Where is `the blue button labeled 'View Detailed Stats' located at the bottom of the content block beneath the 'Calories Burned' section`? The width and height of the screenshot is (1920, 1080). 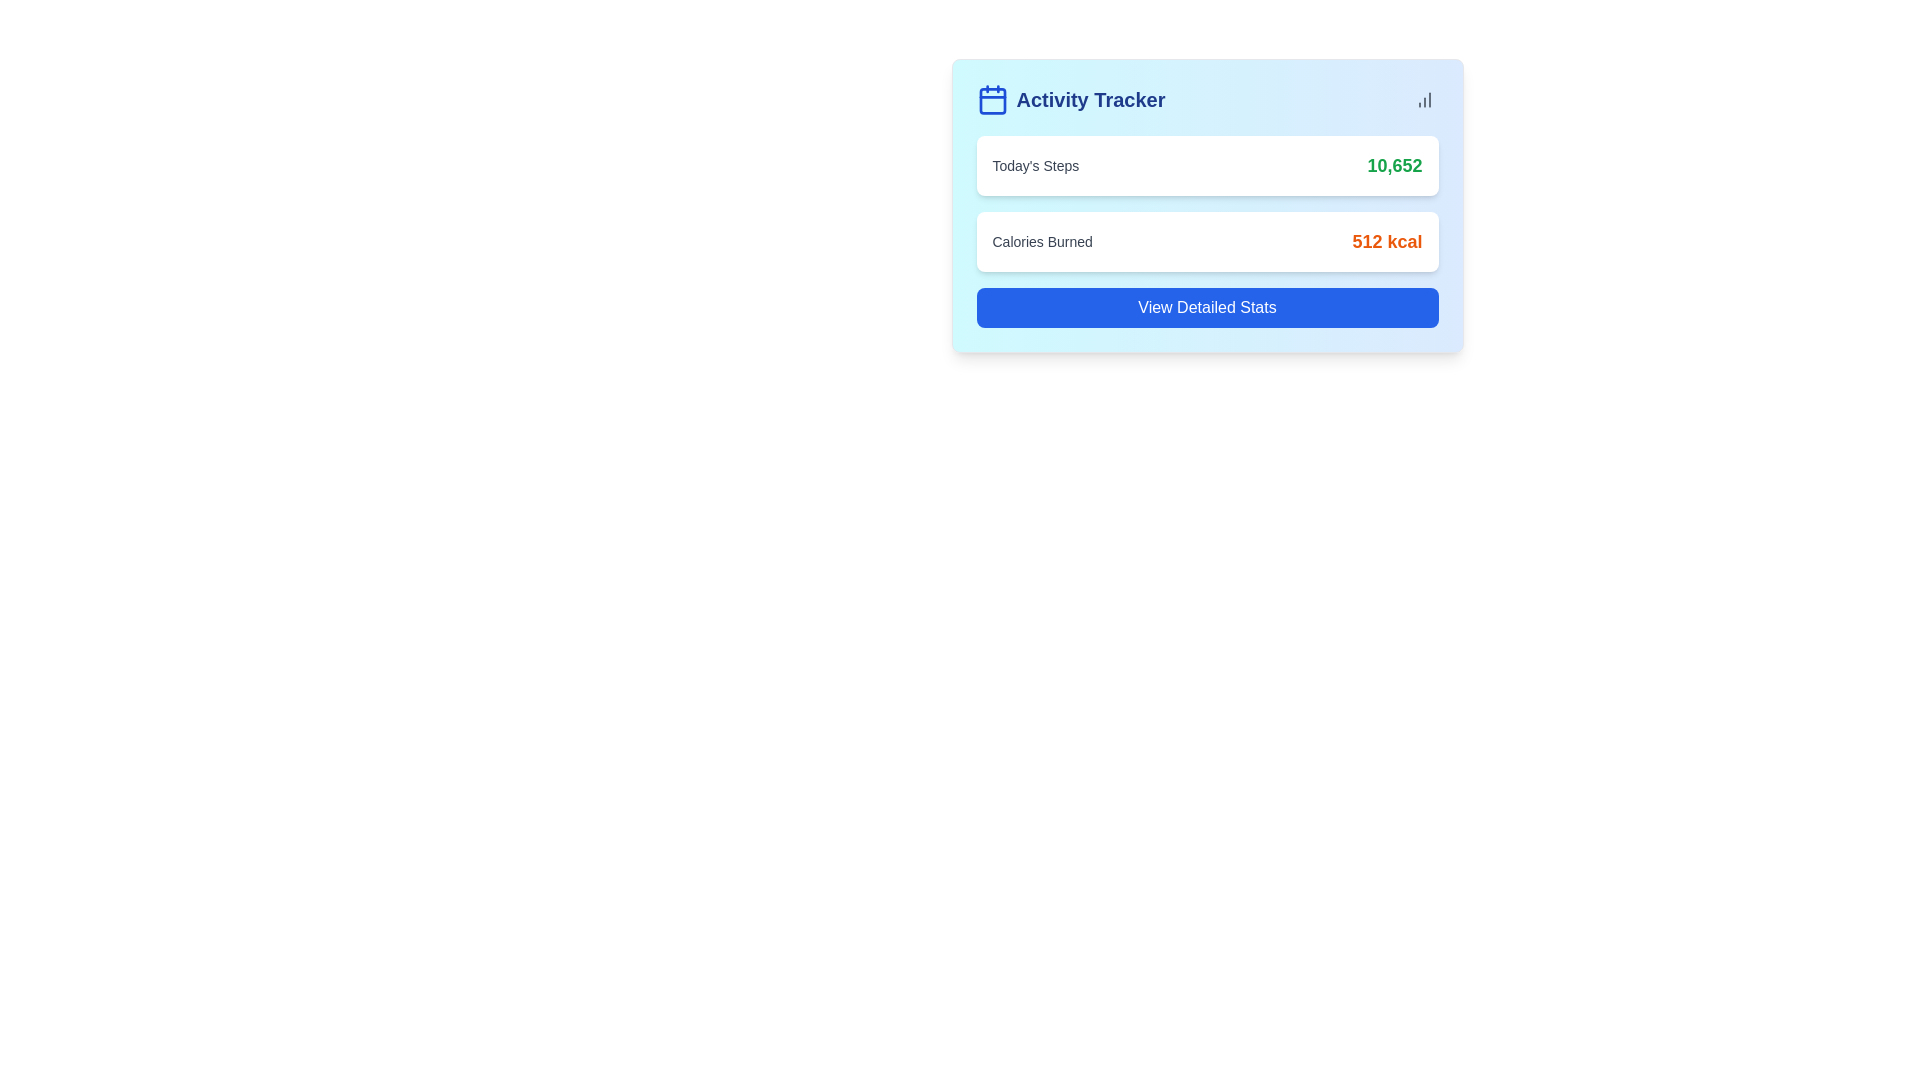 the blue button labeled 'View Detailed Stats' located at the bottom of the content block beneath the 'Calories Burned' section is located at coordinates (1206, 308).